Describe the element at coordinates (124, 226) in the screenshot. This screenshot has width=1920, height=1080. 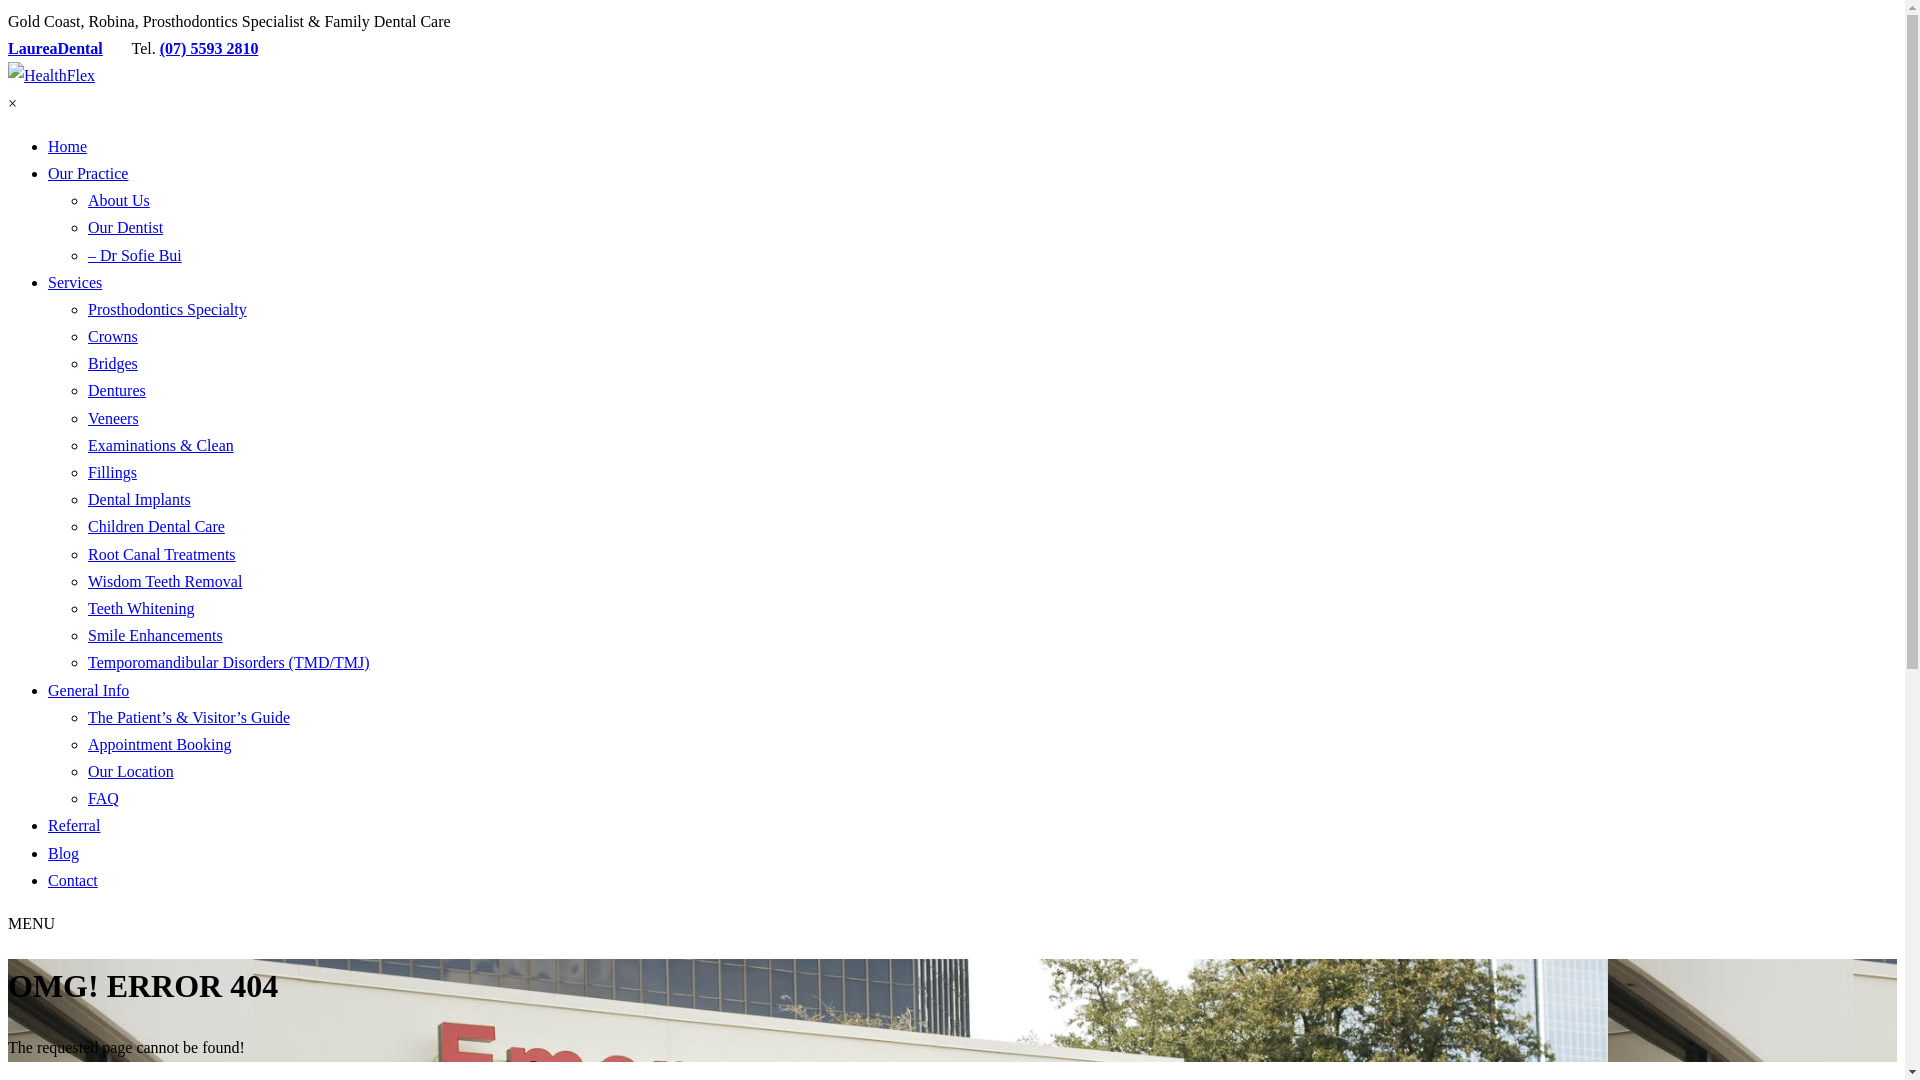
I see `'Our Dentist'` at that location.